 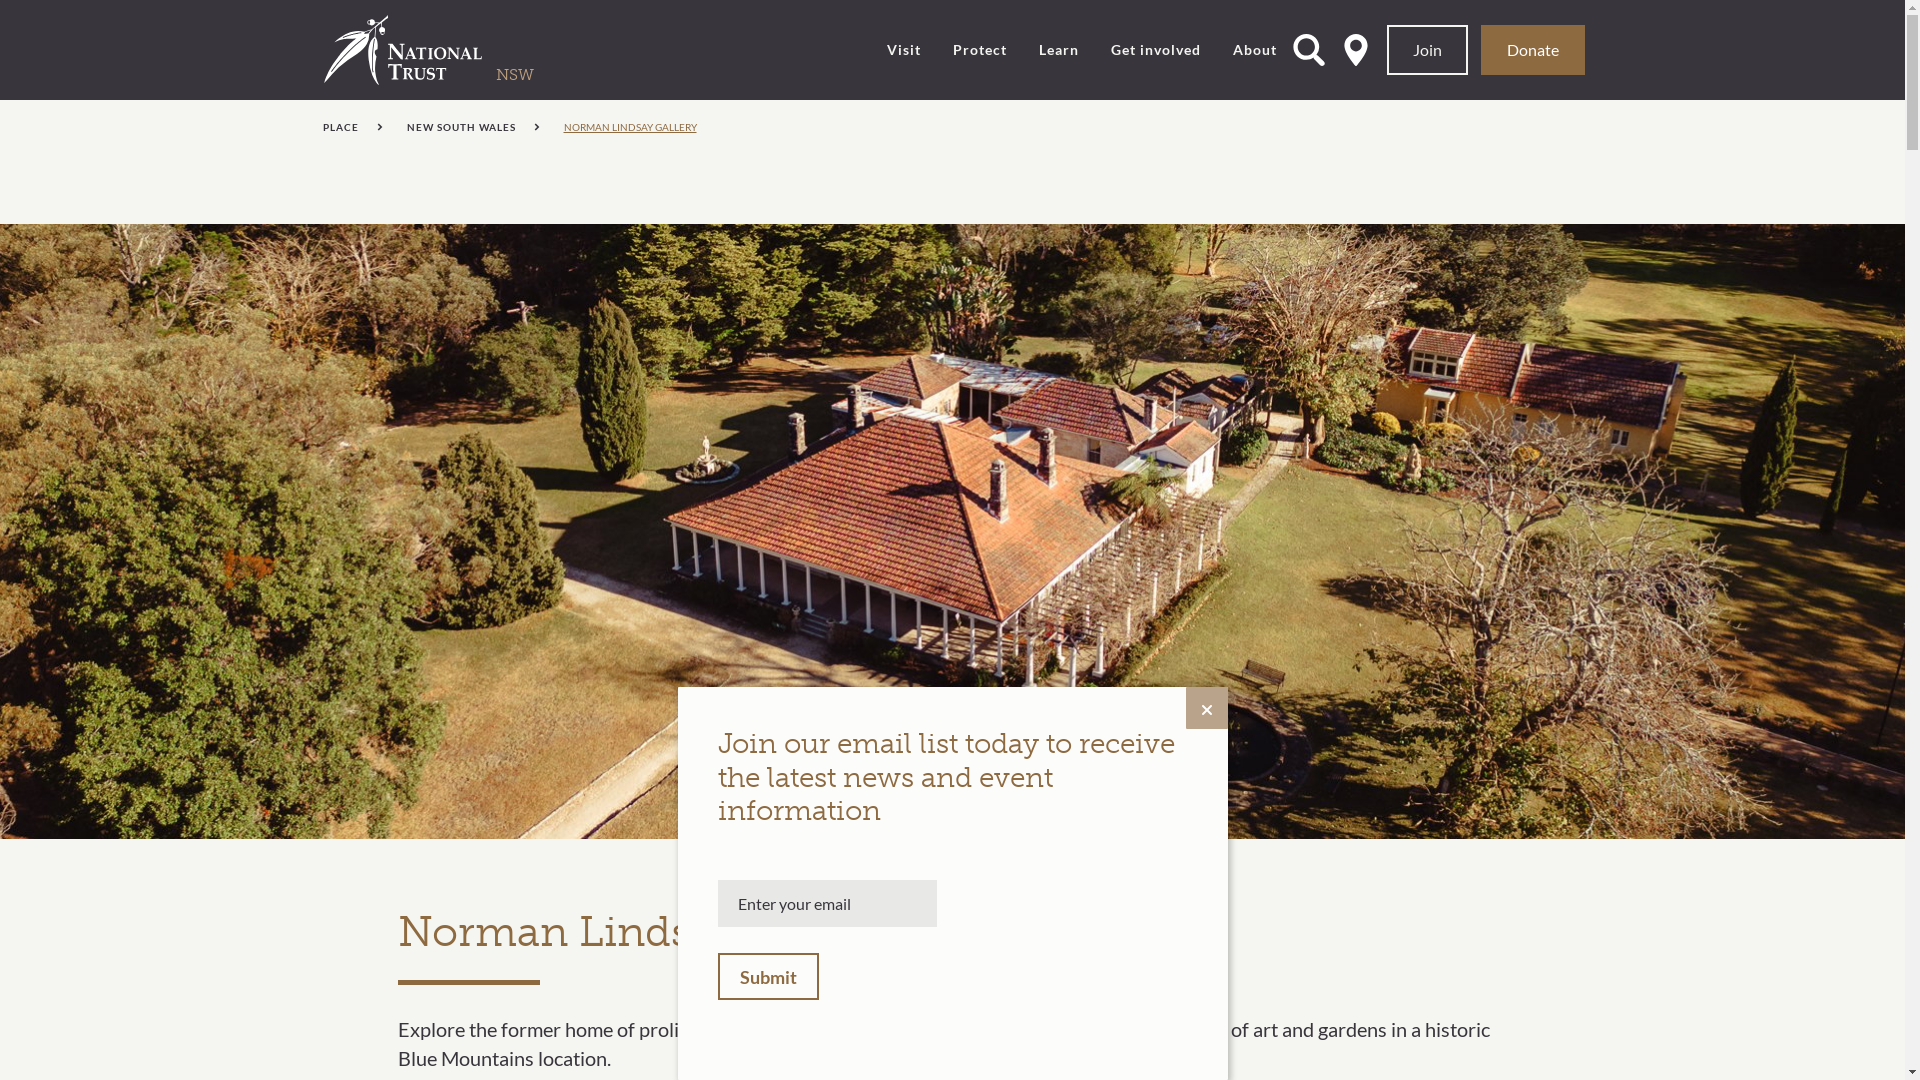 I want to click on 'NEW SOUTH WALES', so click(x=471, y=127).